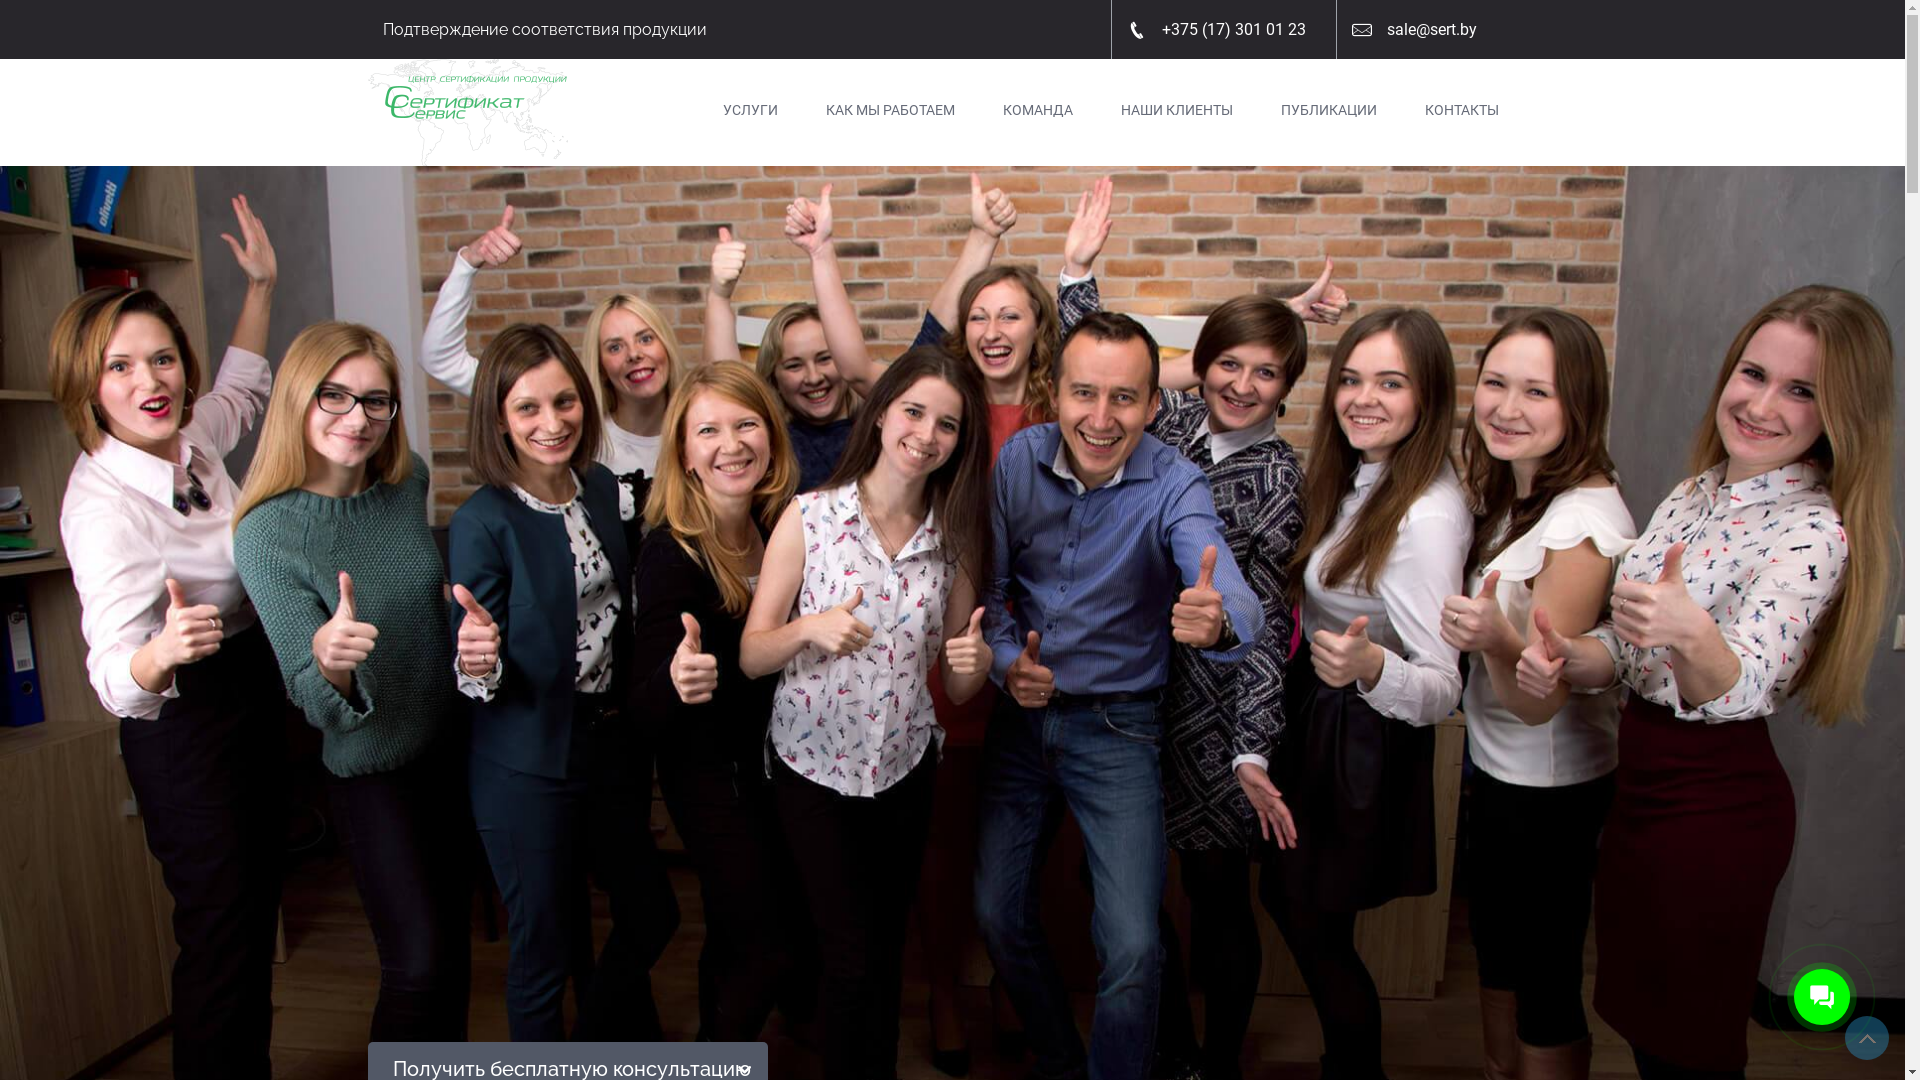 Image resolution: width=1920 pixels, height=1080 pixels. Describe the element at coordinates (1420, 29) in the screenshot. I see `'sale@sert.by'` at that location.